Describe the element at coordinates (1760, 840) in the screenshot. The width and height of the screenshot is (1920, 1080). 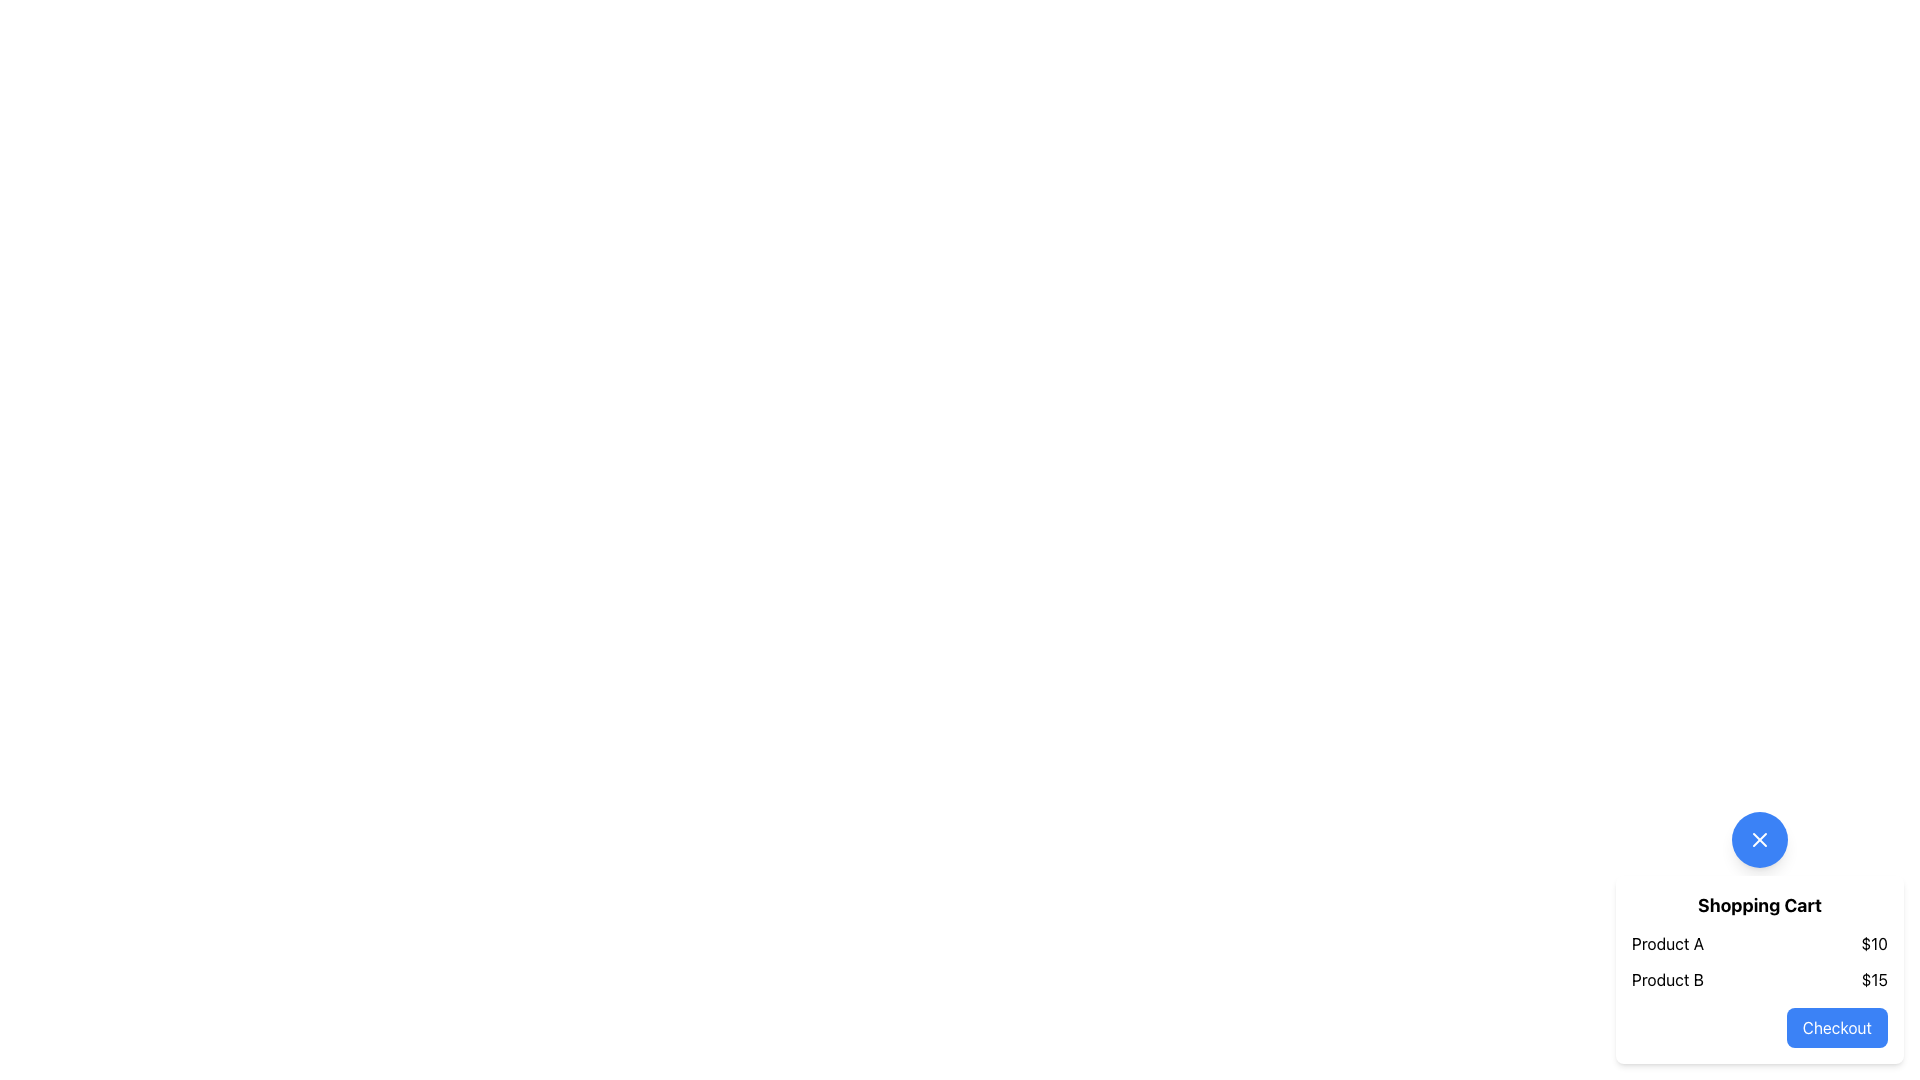
I see `the circular button located at the top right side of the shopping cart interface for visual feedback` at that location.